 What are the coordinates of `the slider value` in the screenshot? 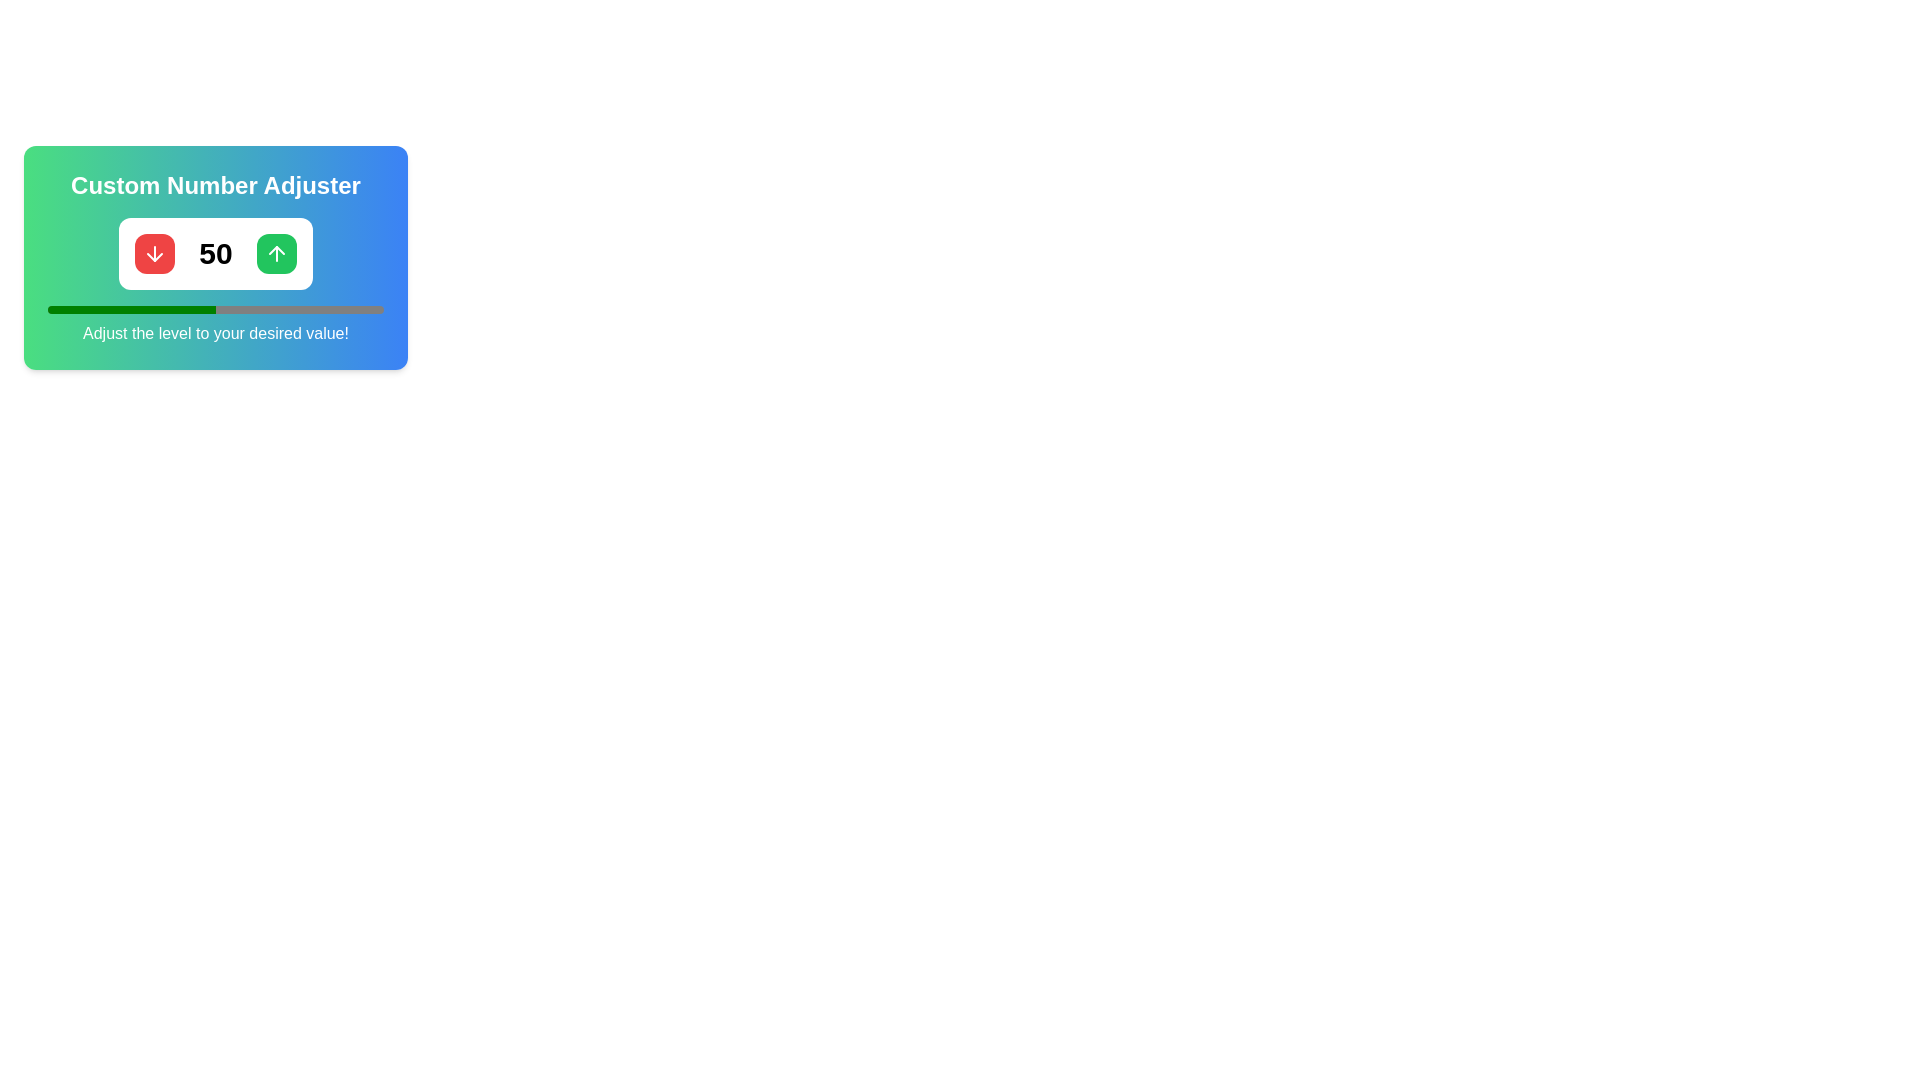 It's located at (347, 309).